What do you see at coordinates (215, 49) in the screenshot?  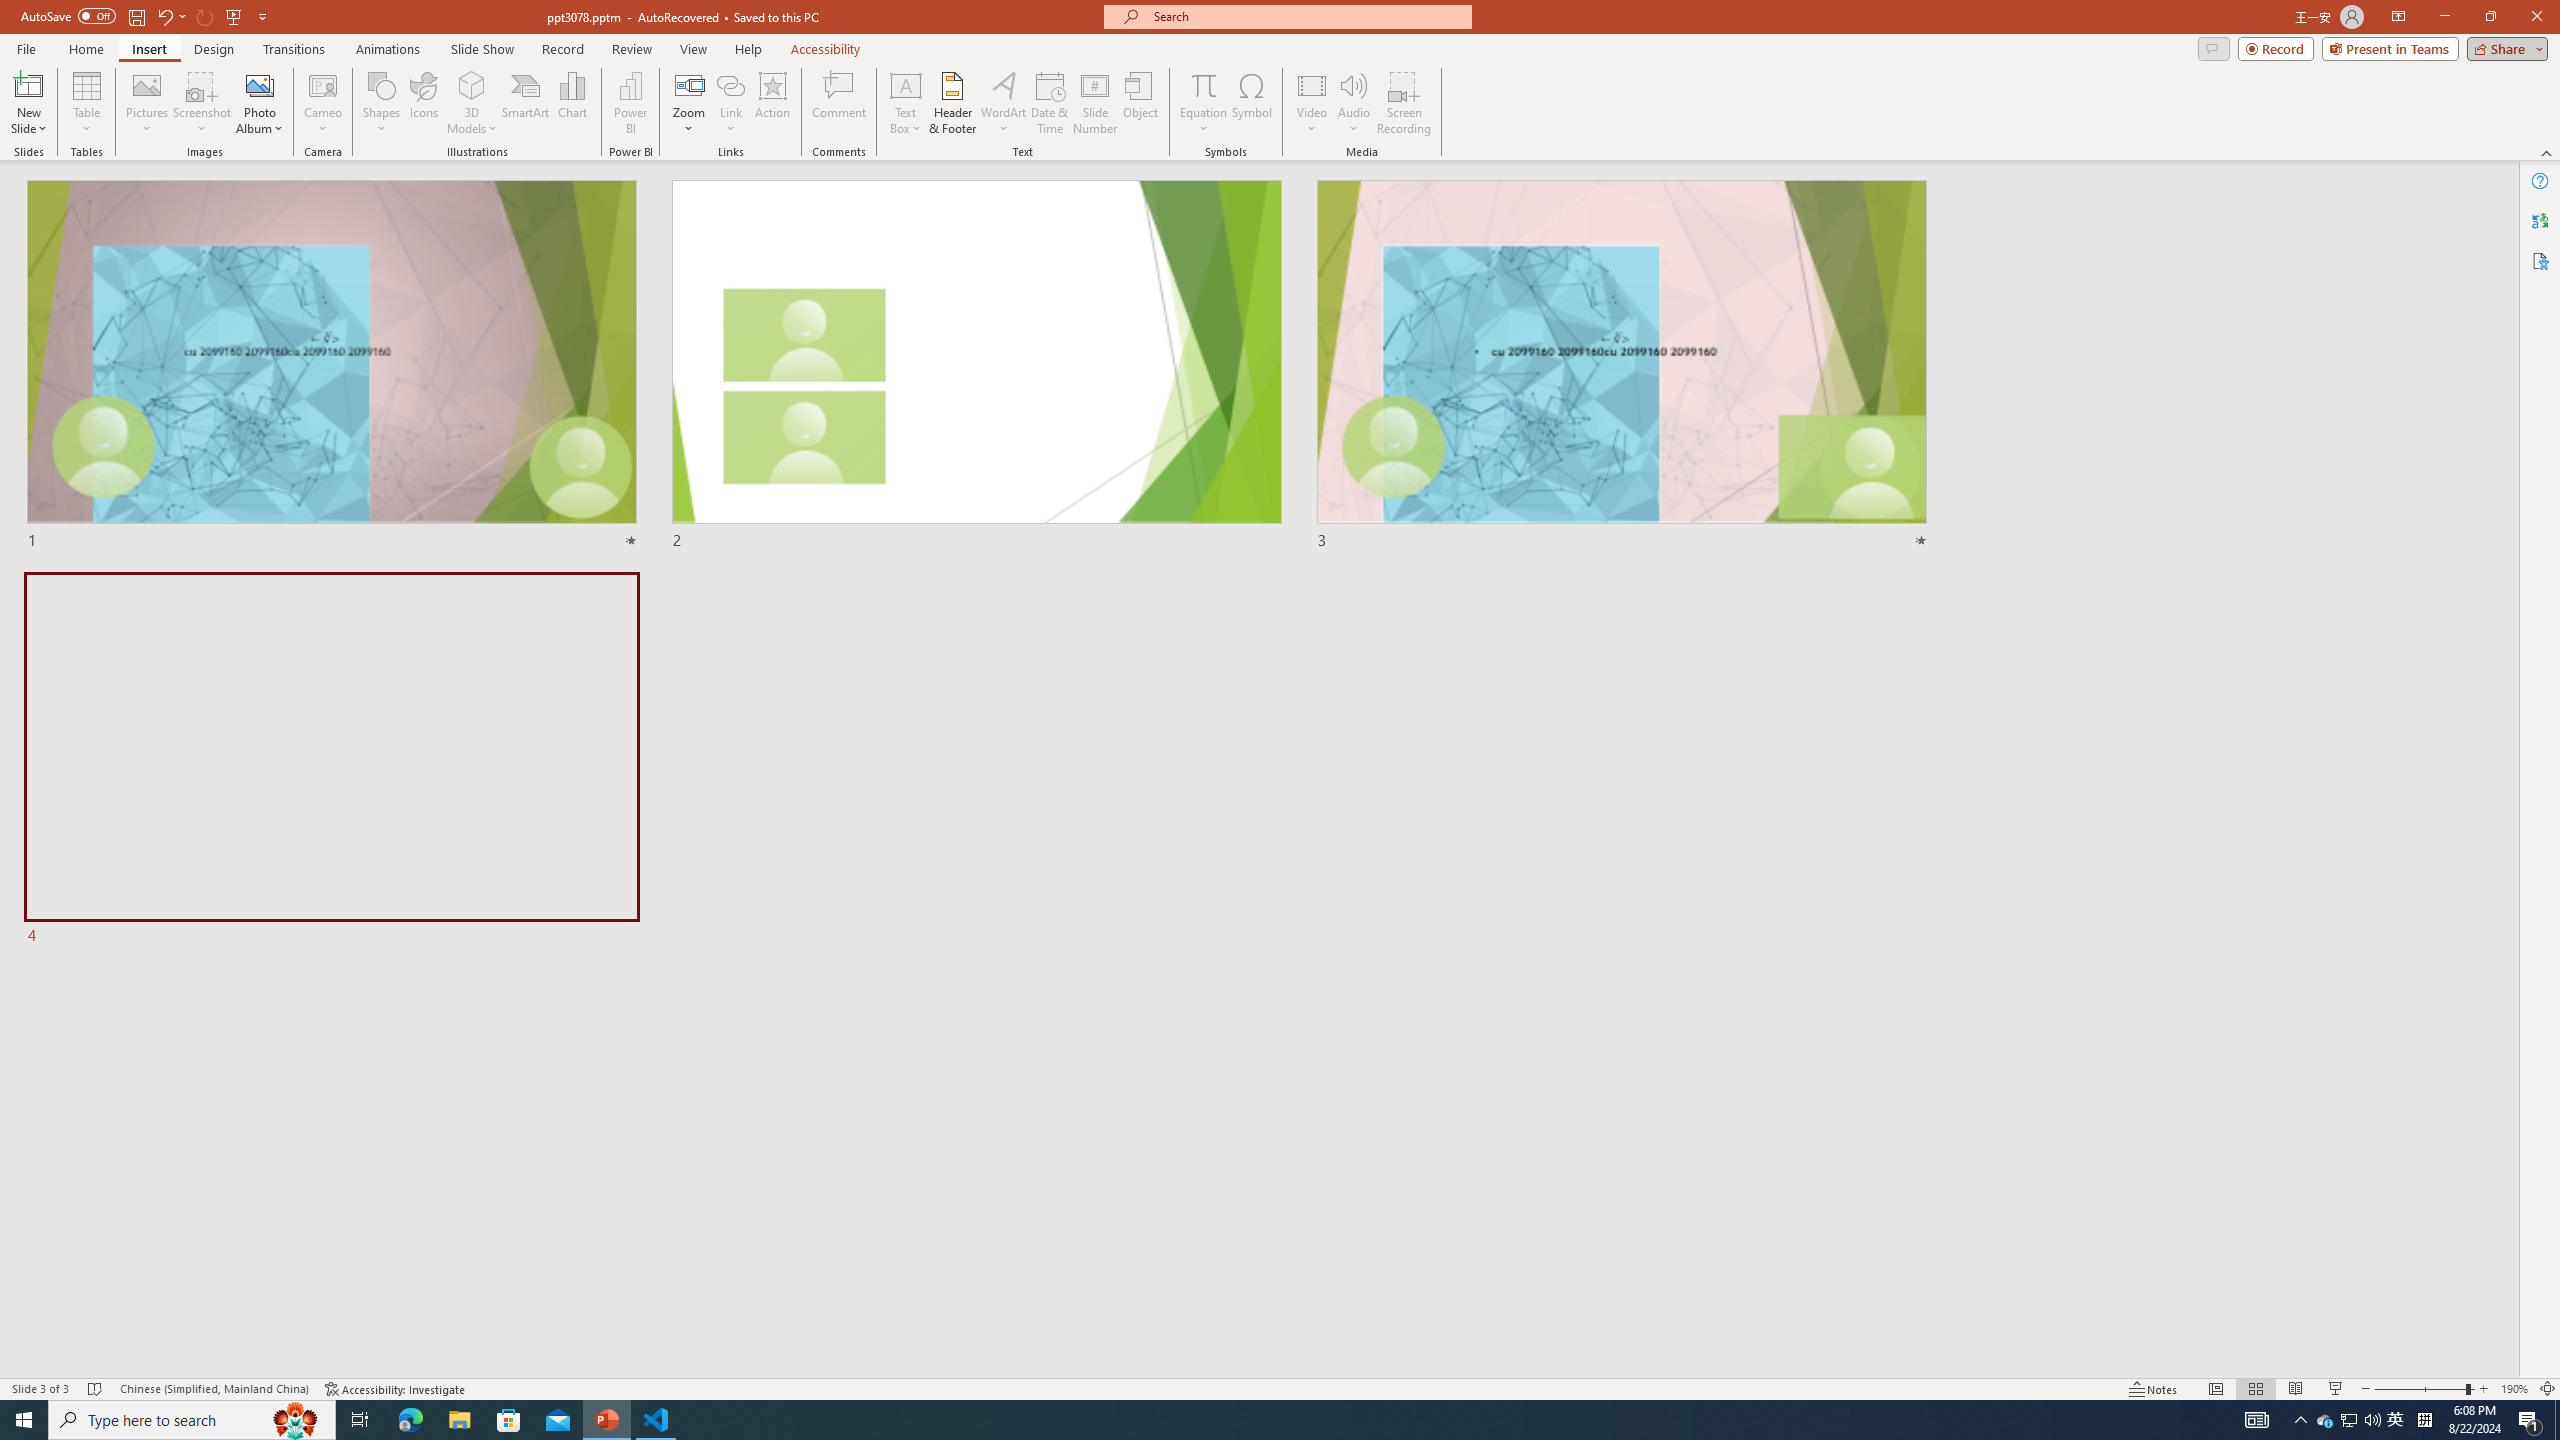 I see `'Design'` at bounding box center [215, 49].